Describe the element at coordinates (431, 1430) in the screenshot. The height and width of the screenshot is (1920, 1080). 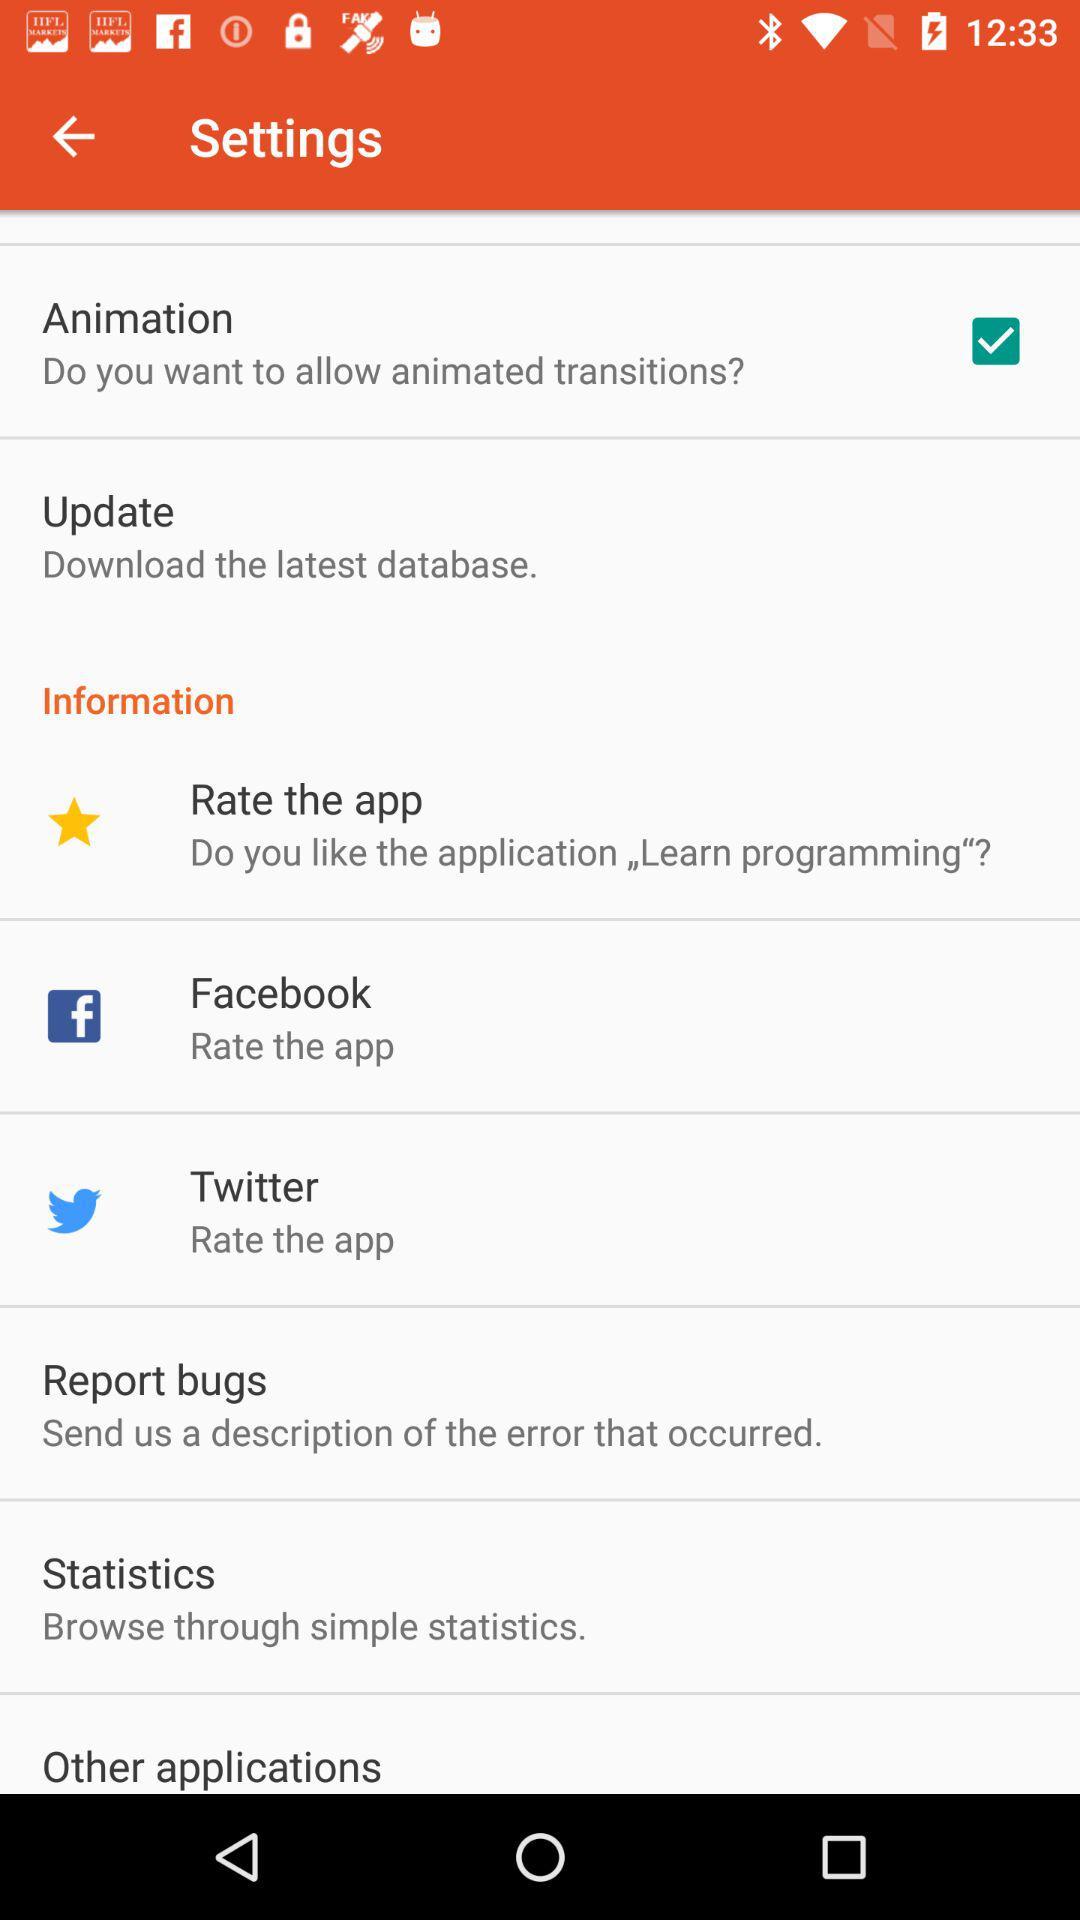
I see `item above the statistics app` at that location.